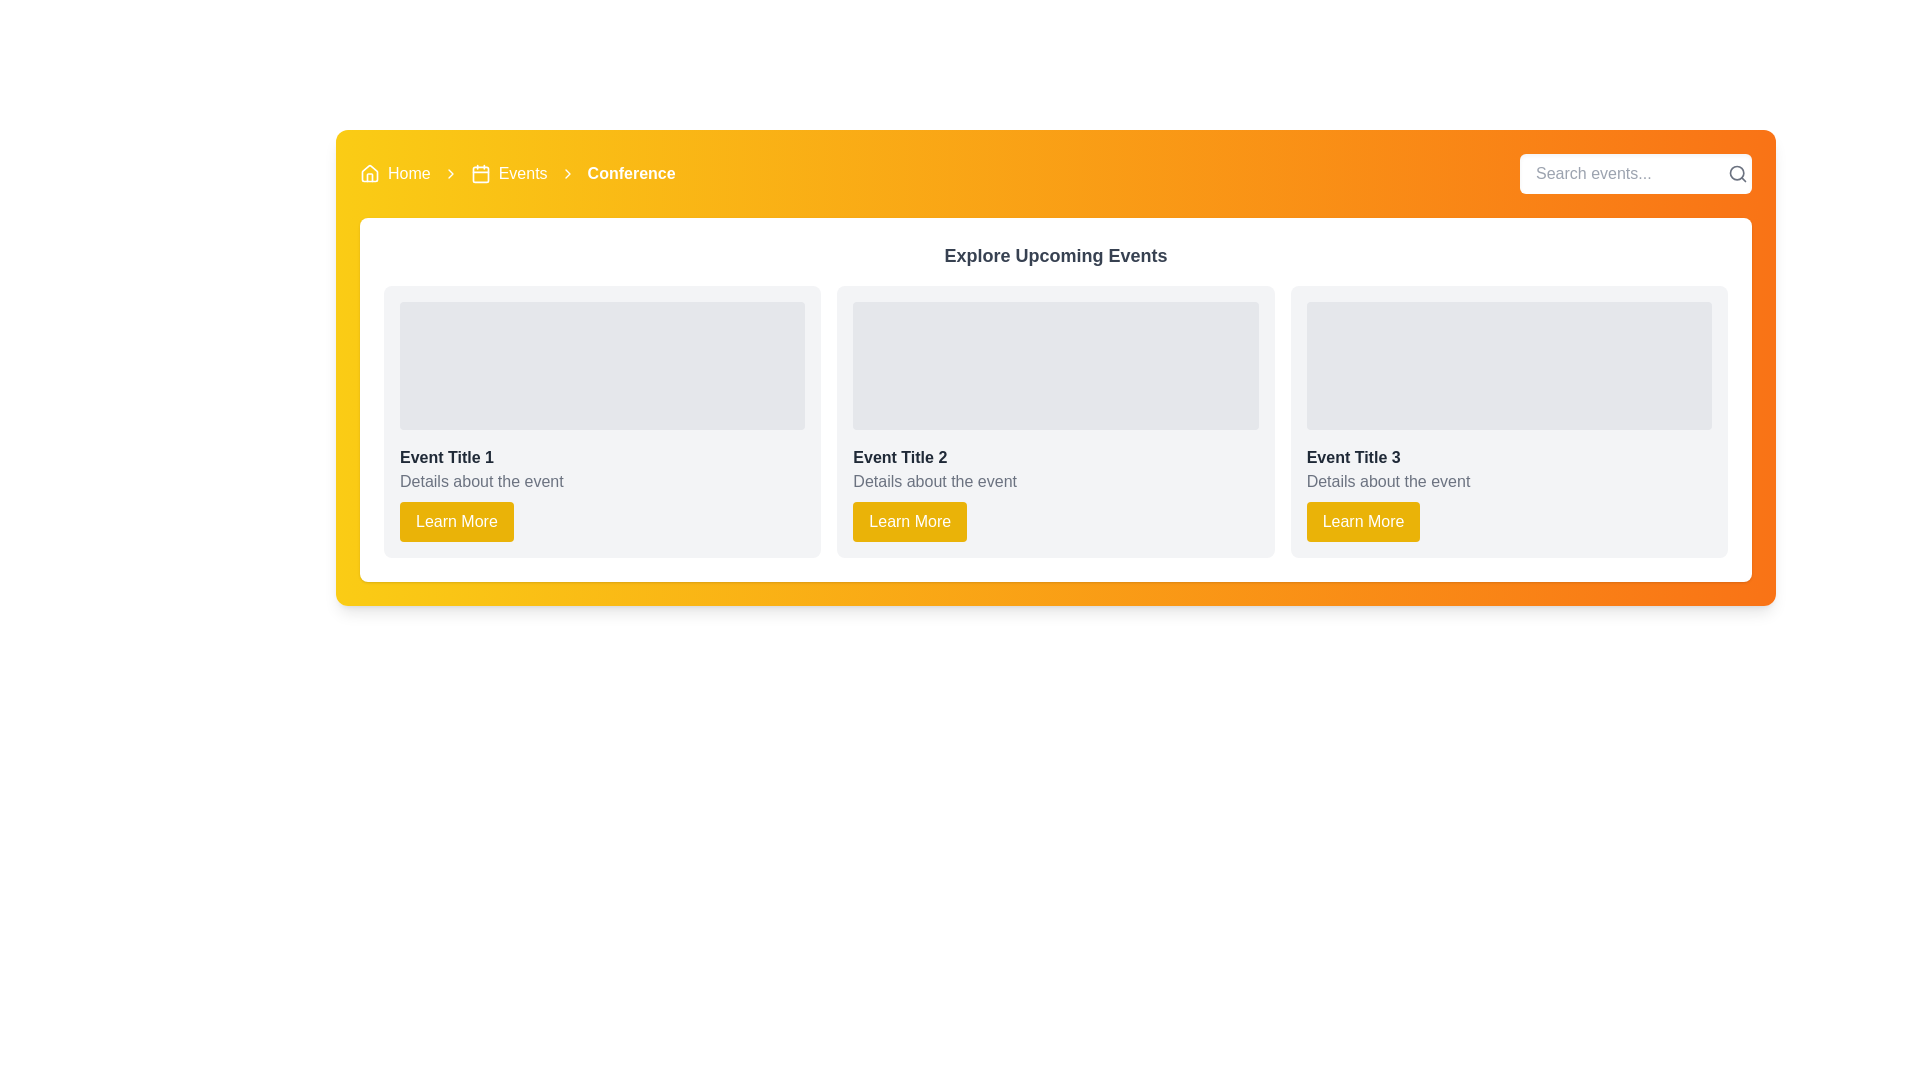 This screenshot has height=1080, width=1920. I want to click on the navigational link in the breadcrumb trail between 'Home' and 'Conference', so click(509, 172).